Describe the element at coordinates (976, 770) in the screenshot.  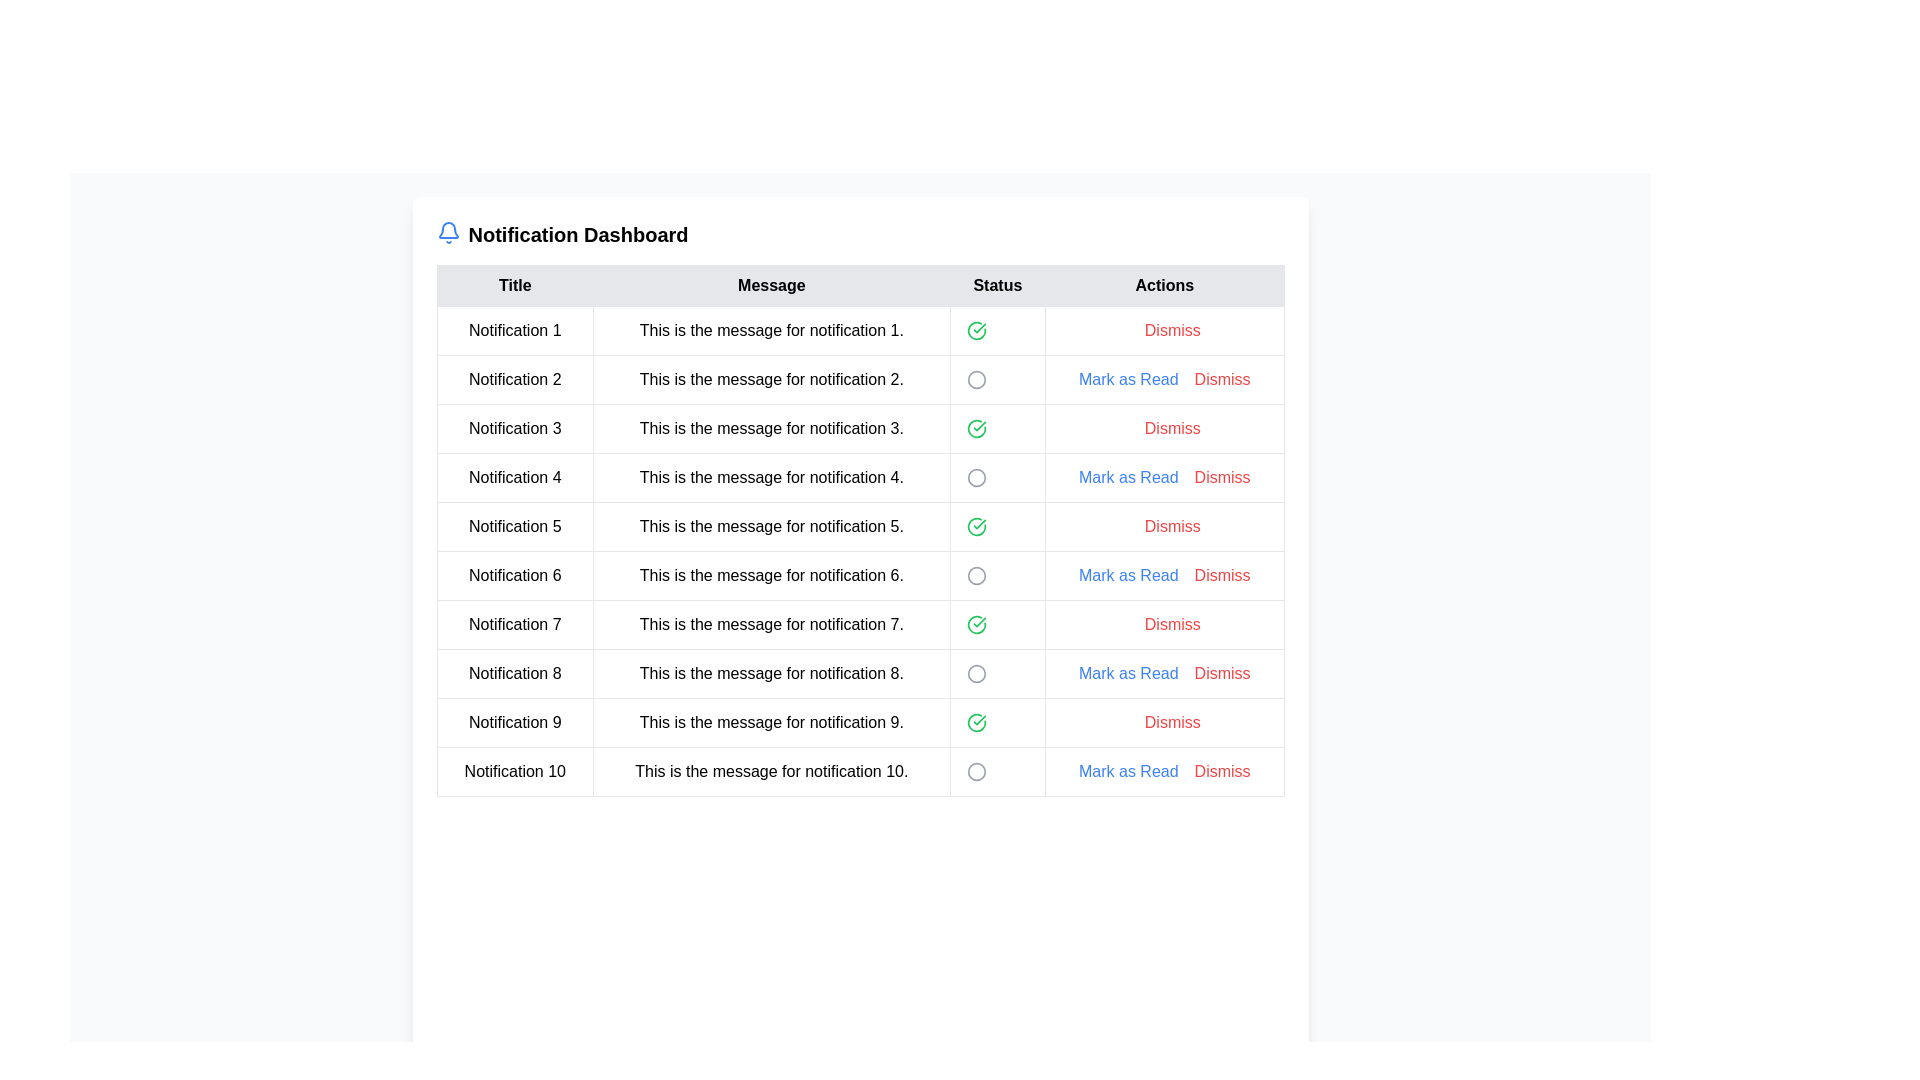
I see `the status icon in the last row of the notifications table, located between the message for notification 10 and the 'Mark as Read' text` at that location.